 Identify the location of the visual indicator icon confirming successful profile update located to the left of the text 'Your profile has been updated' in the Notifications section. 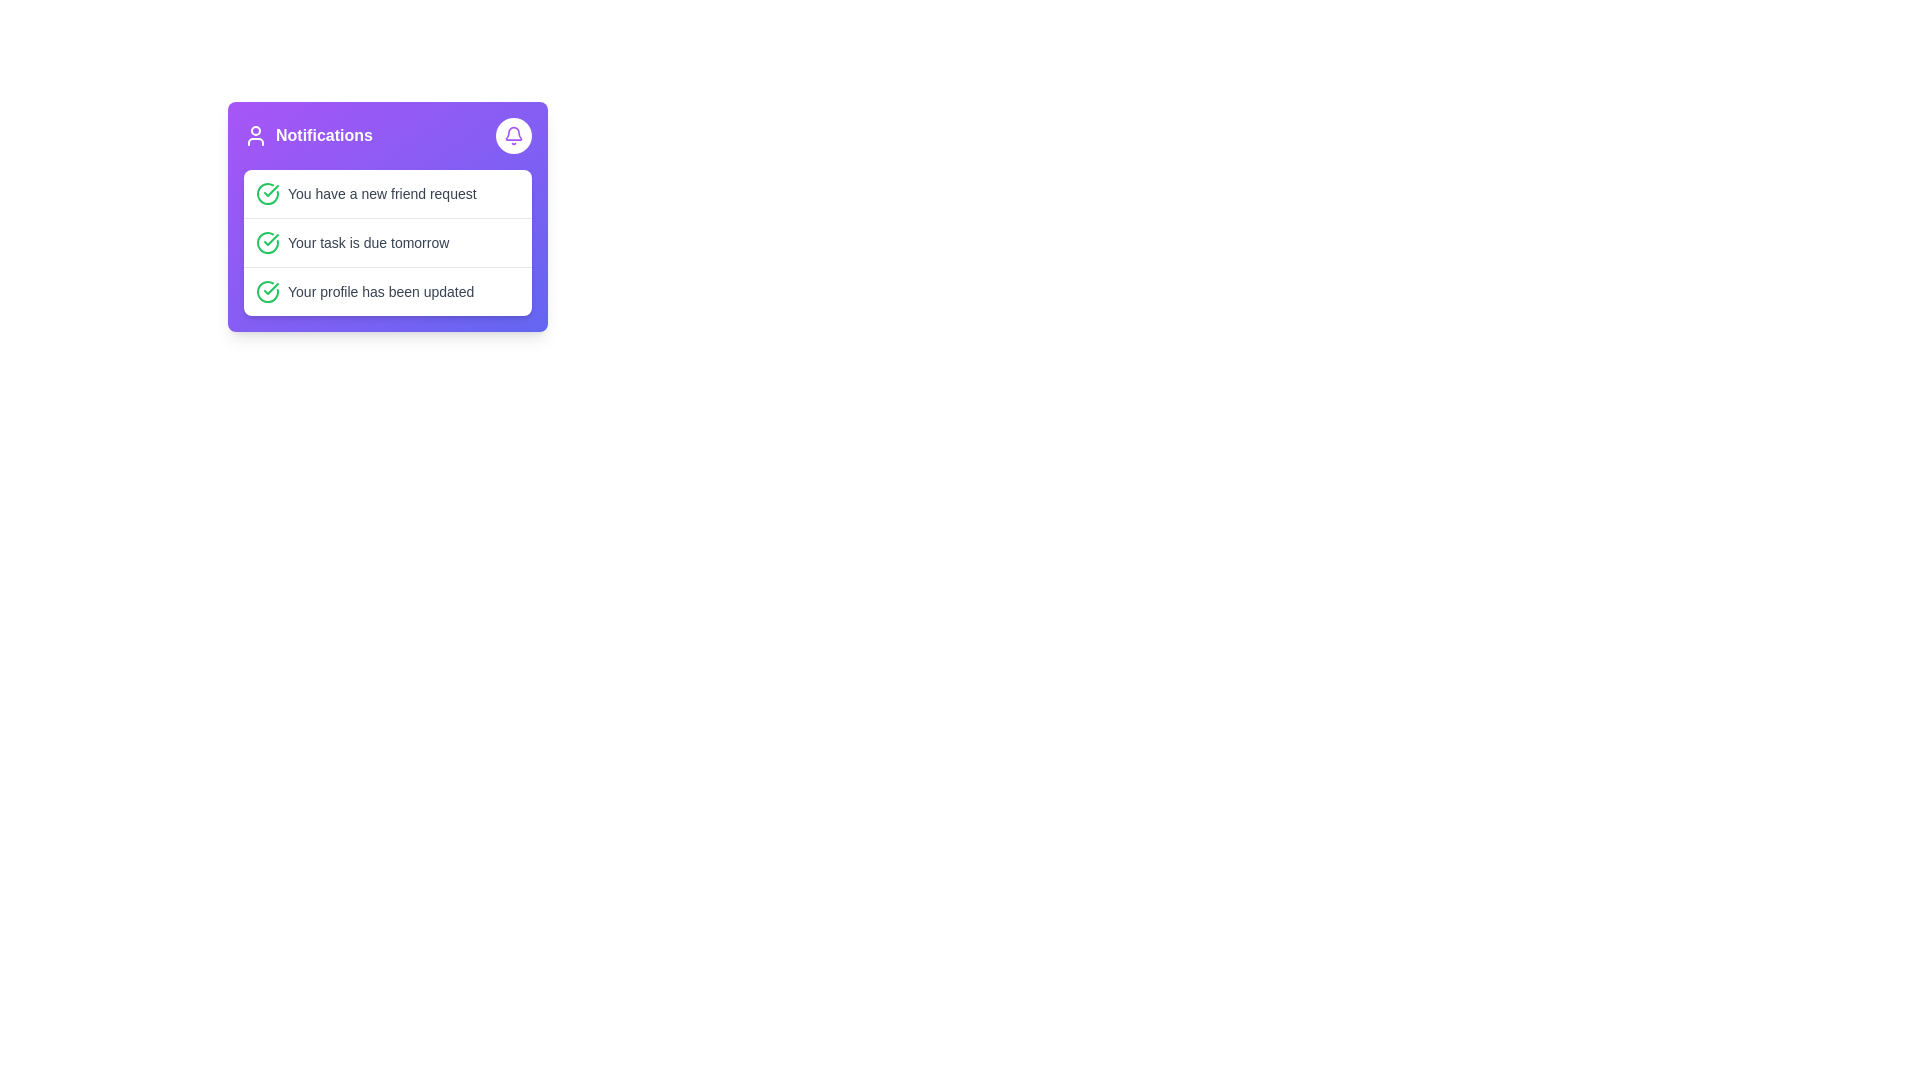
(267, 292).